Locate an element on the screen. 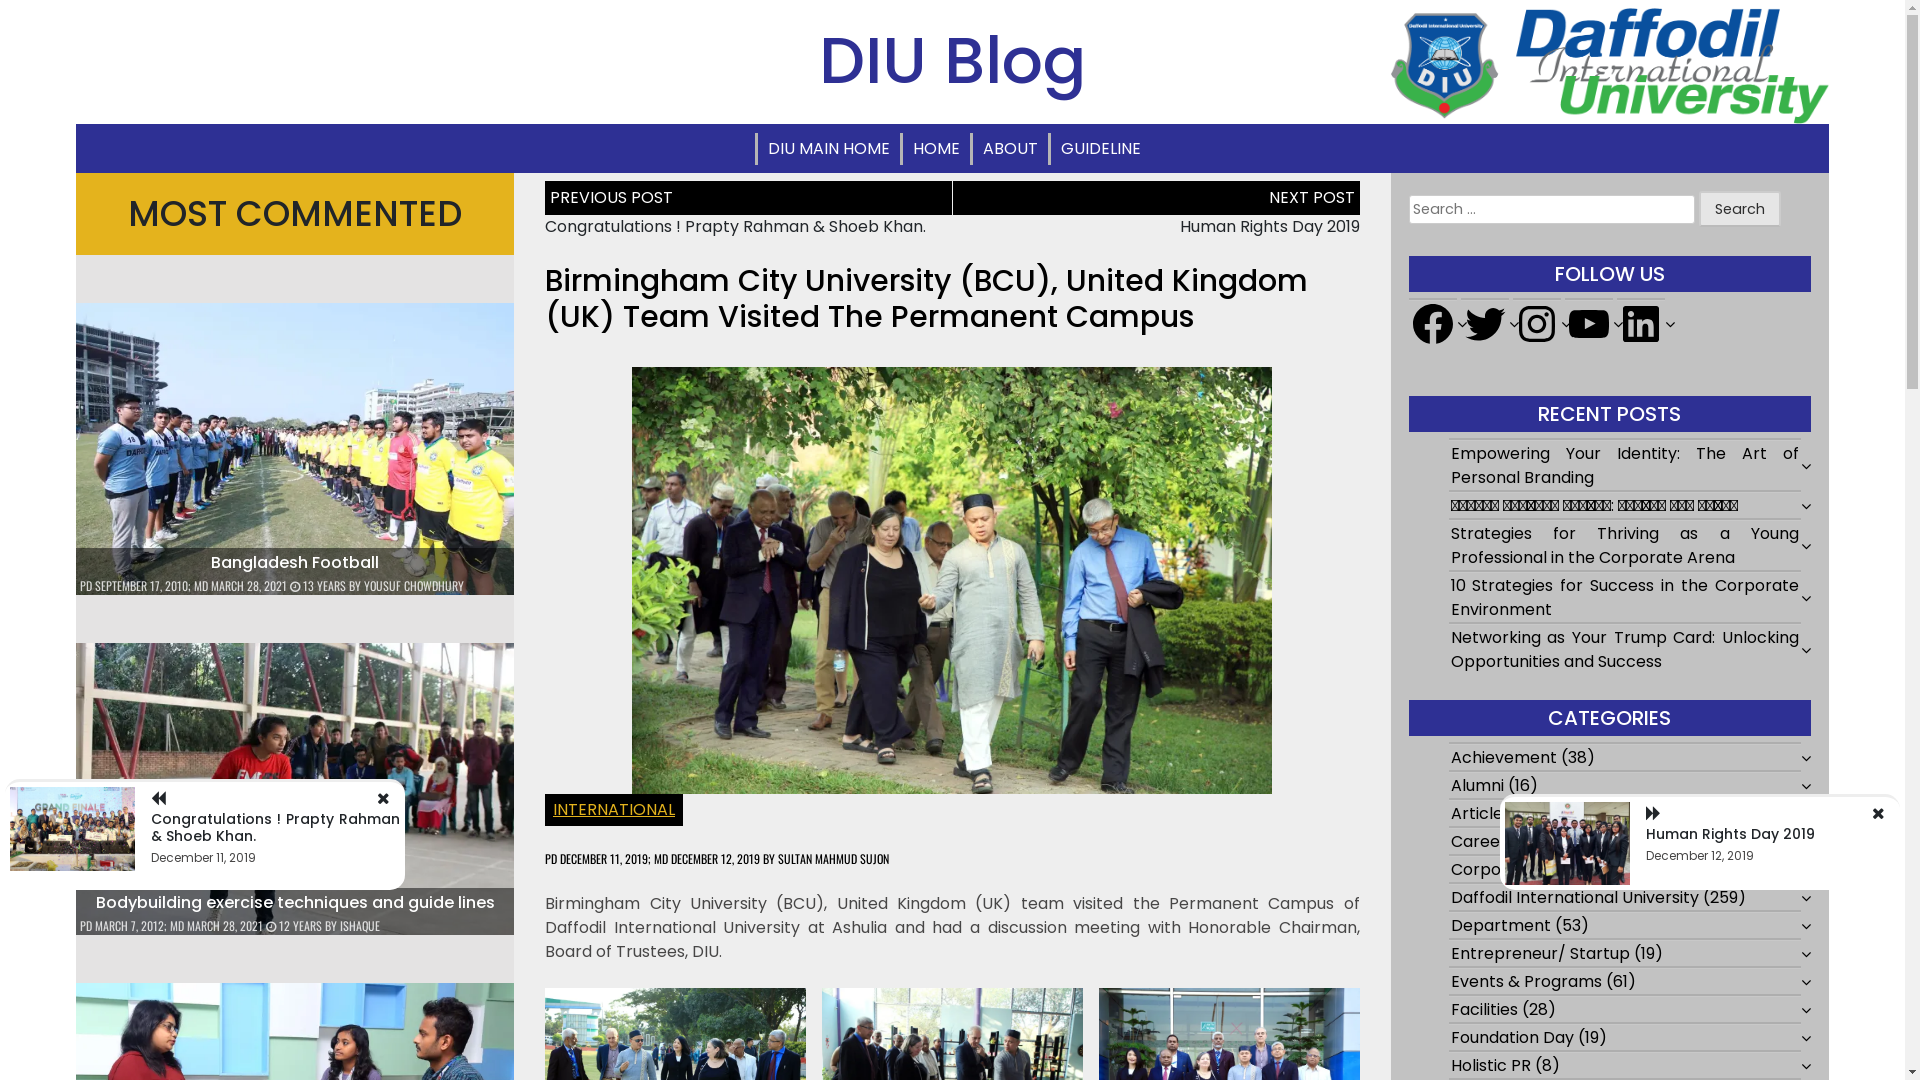  'SEPTEMBER 17, 2010; MD MARCH 28, 2021' is located at coordinates (191, 585).